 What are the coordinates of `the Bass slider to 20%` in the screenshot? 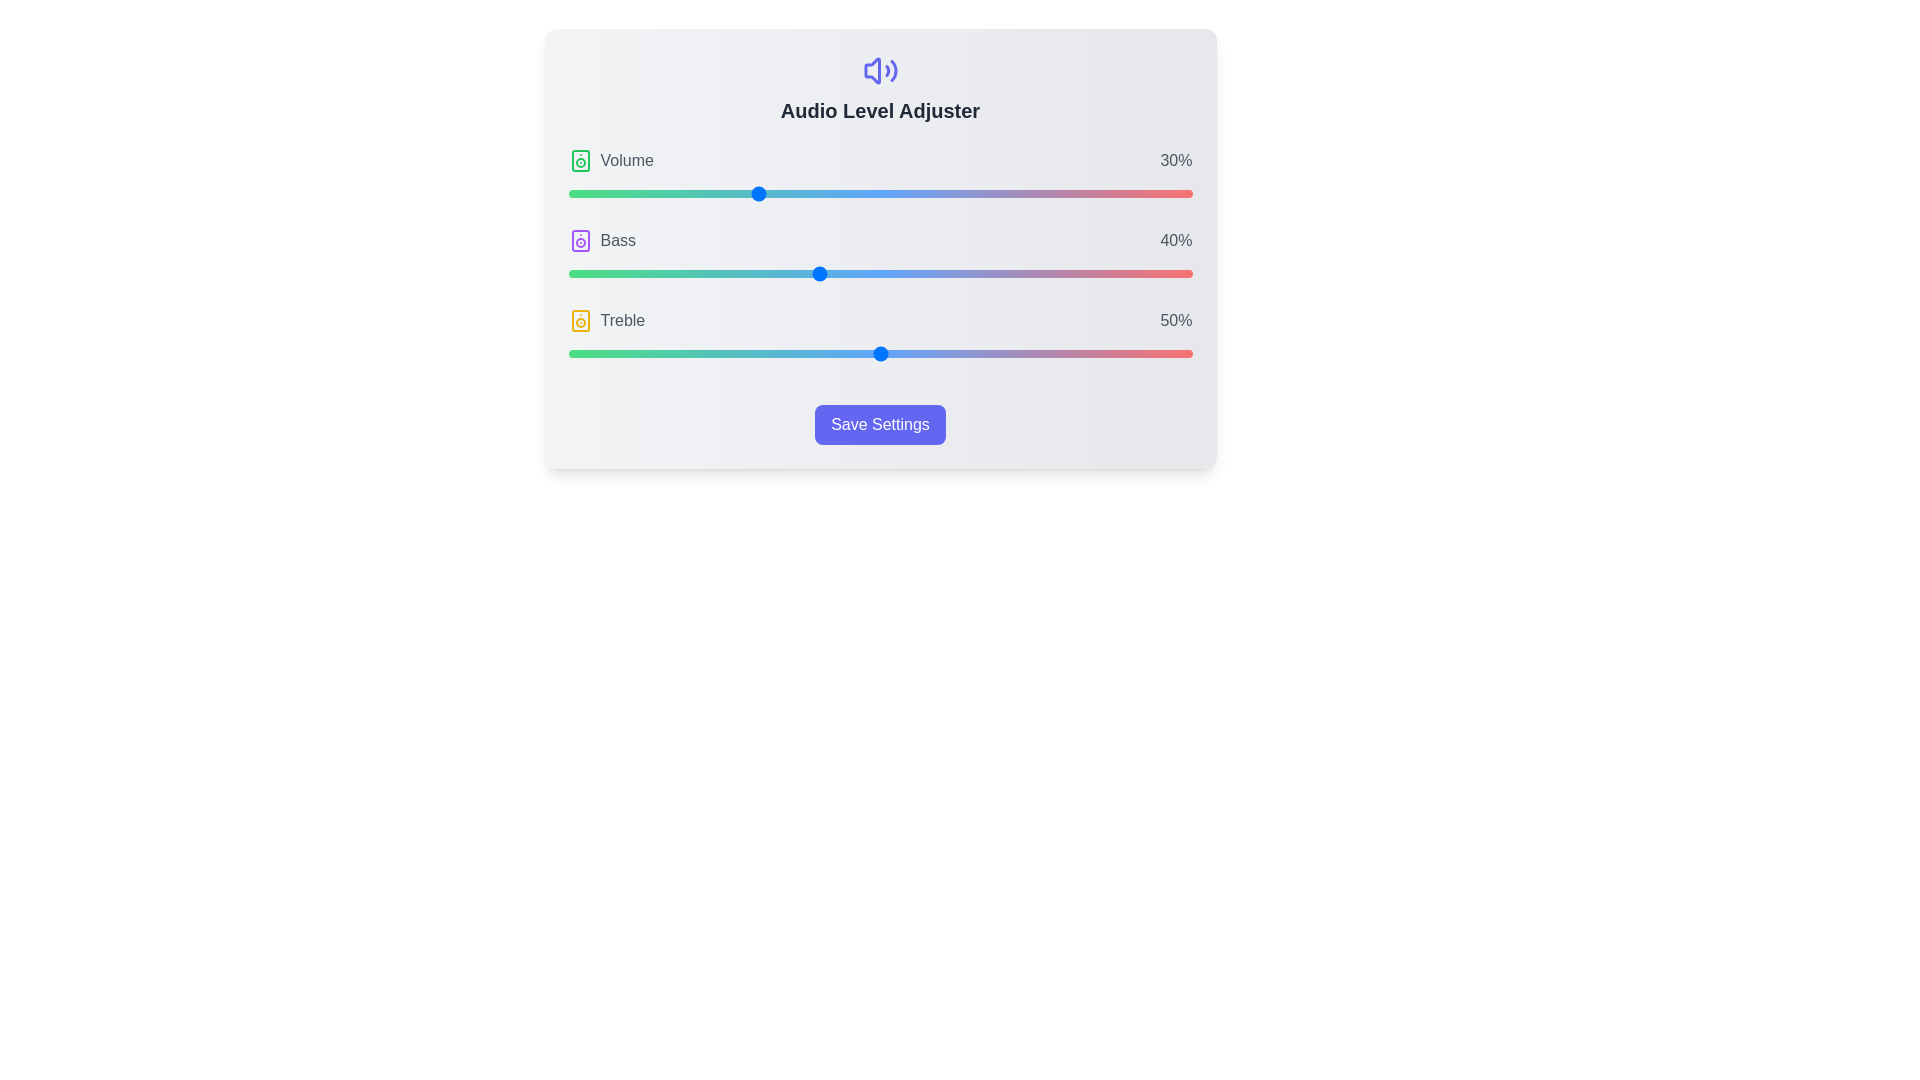 It's located at (693, 273).